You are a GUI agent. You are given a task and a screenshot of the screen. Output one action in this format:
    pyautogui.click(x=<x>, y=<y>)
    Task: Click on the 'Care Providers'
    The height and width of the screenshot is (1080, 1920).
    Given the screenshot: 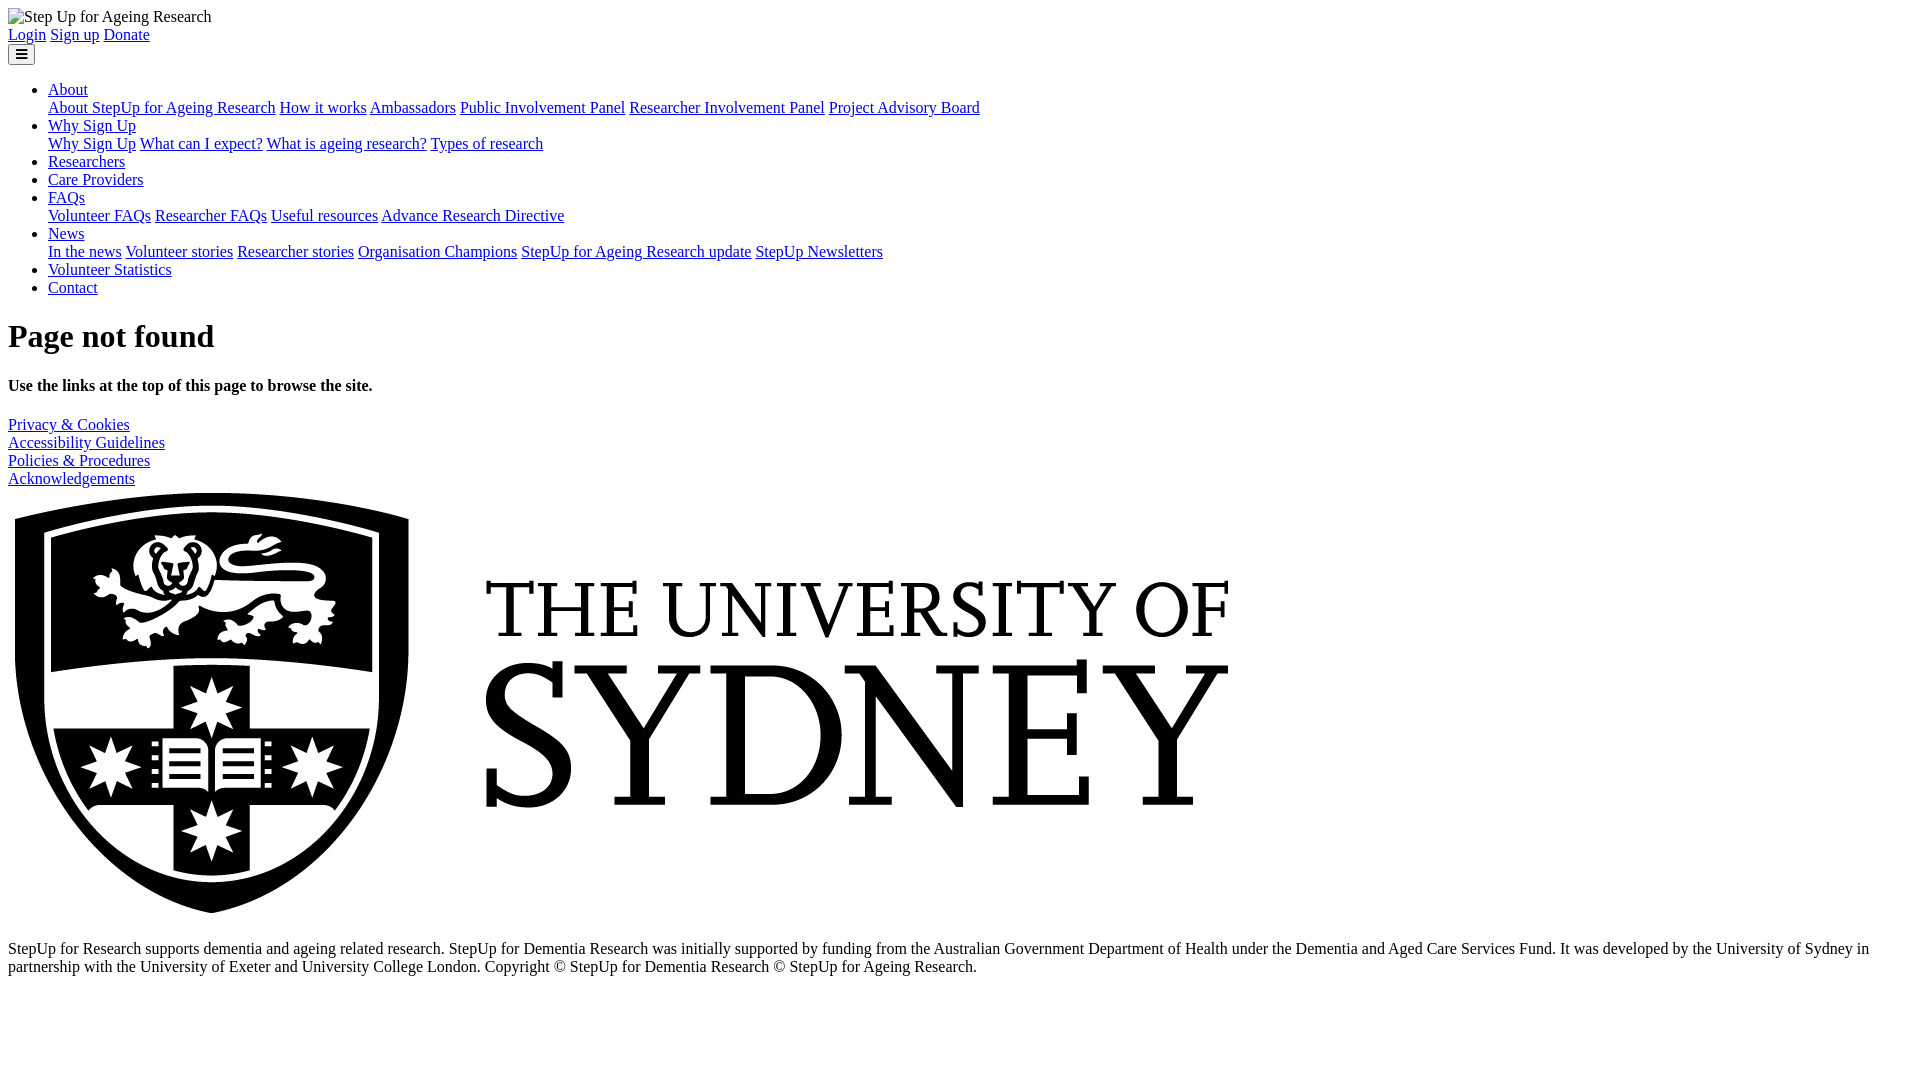 What is the action you would take?
    pyautogui.click(x=48, y=178)
    